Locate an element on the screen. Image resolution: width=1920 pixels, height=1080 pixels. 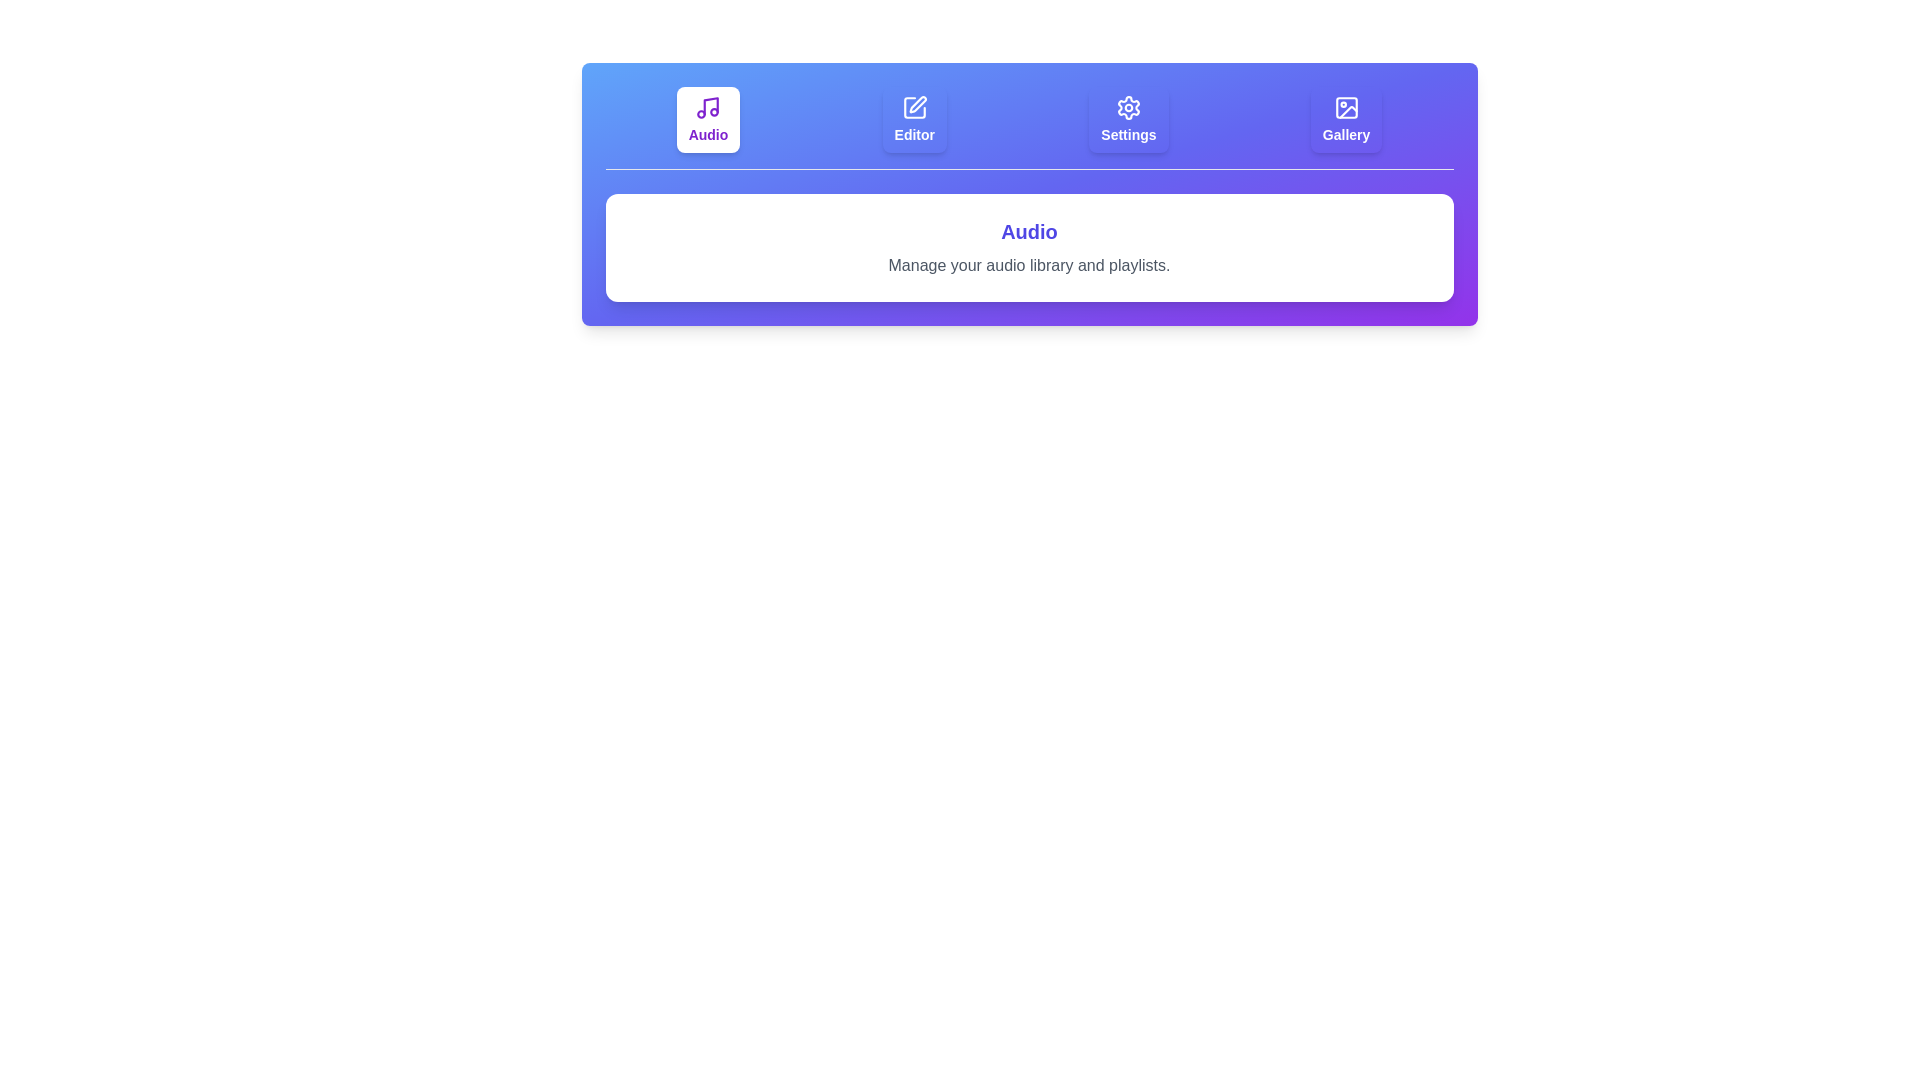
the tab labeled Gallery to select it is located at coordinates (1347, 119).